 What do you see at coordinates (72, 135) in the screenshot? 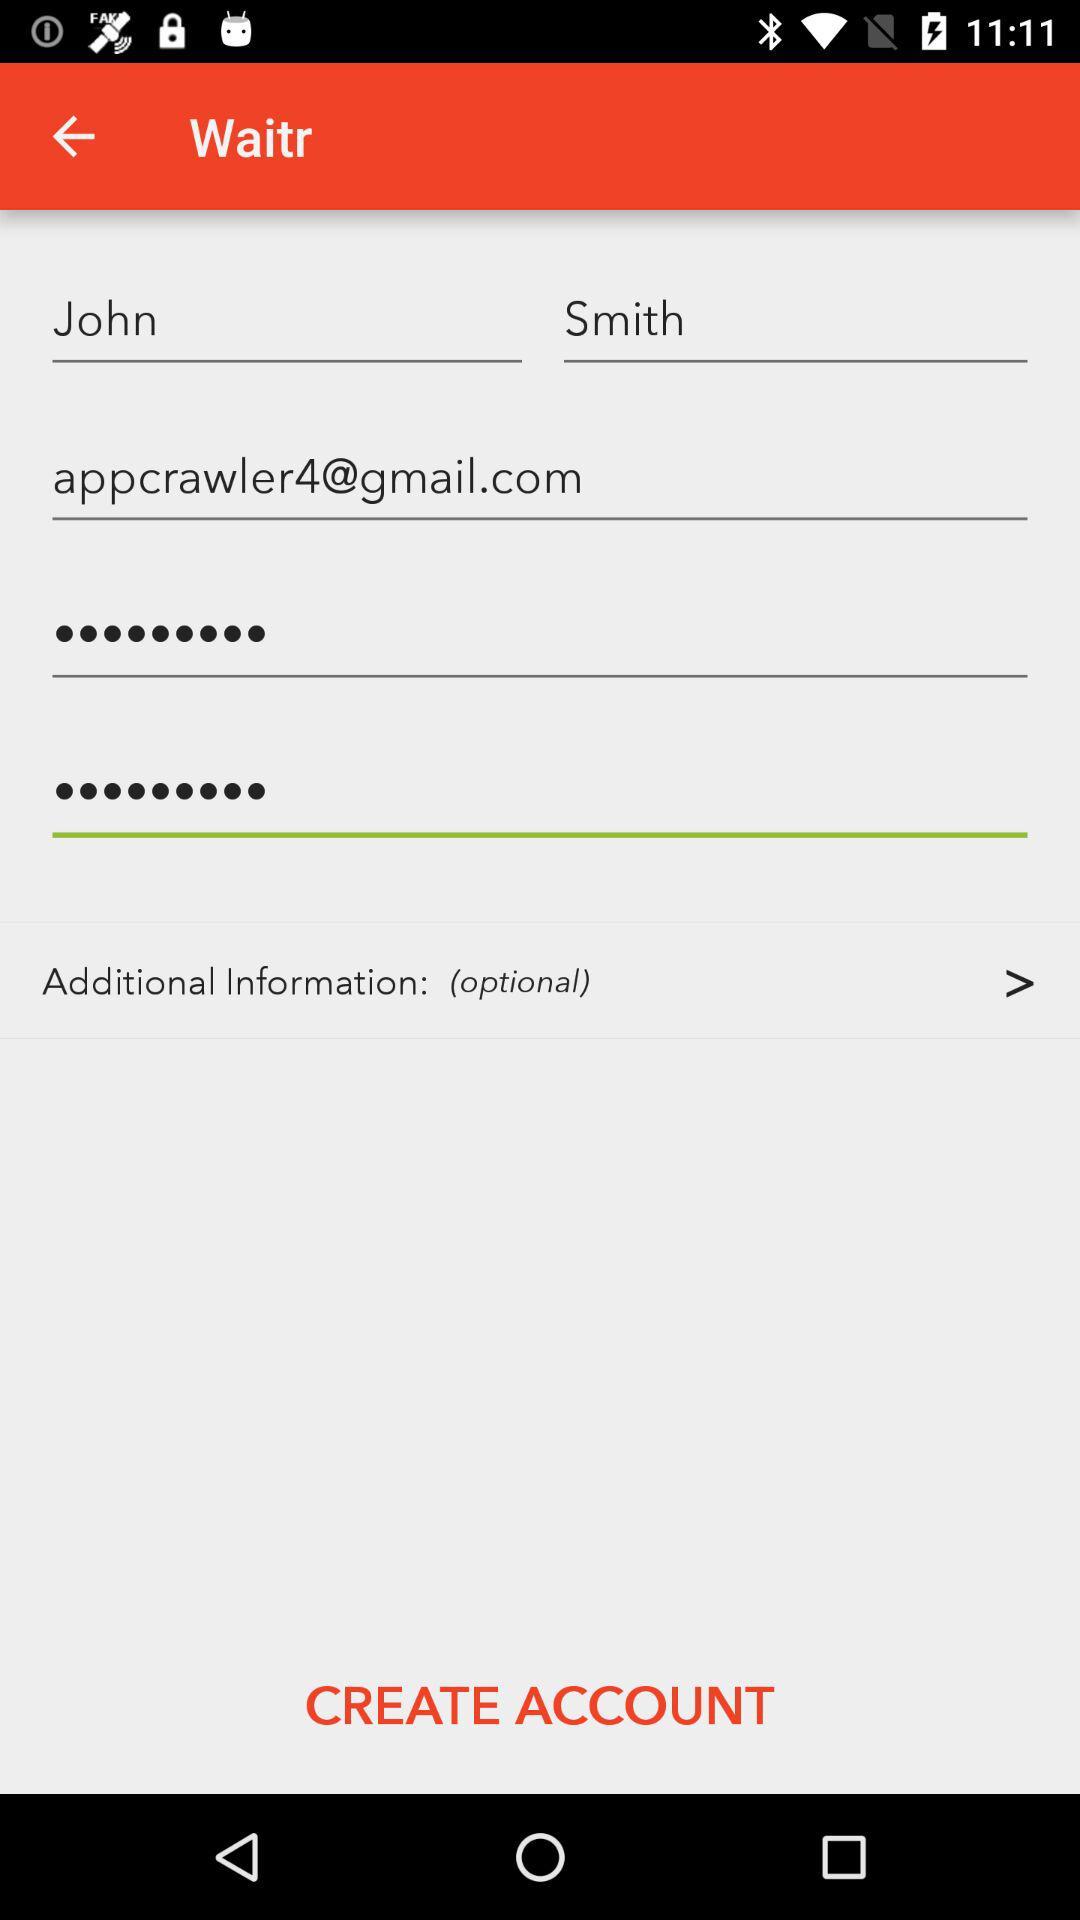
I see `the icon to the left of the waitr app` at bounding box center [72, 135].